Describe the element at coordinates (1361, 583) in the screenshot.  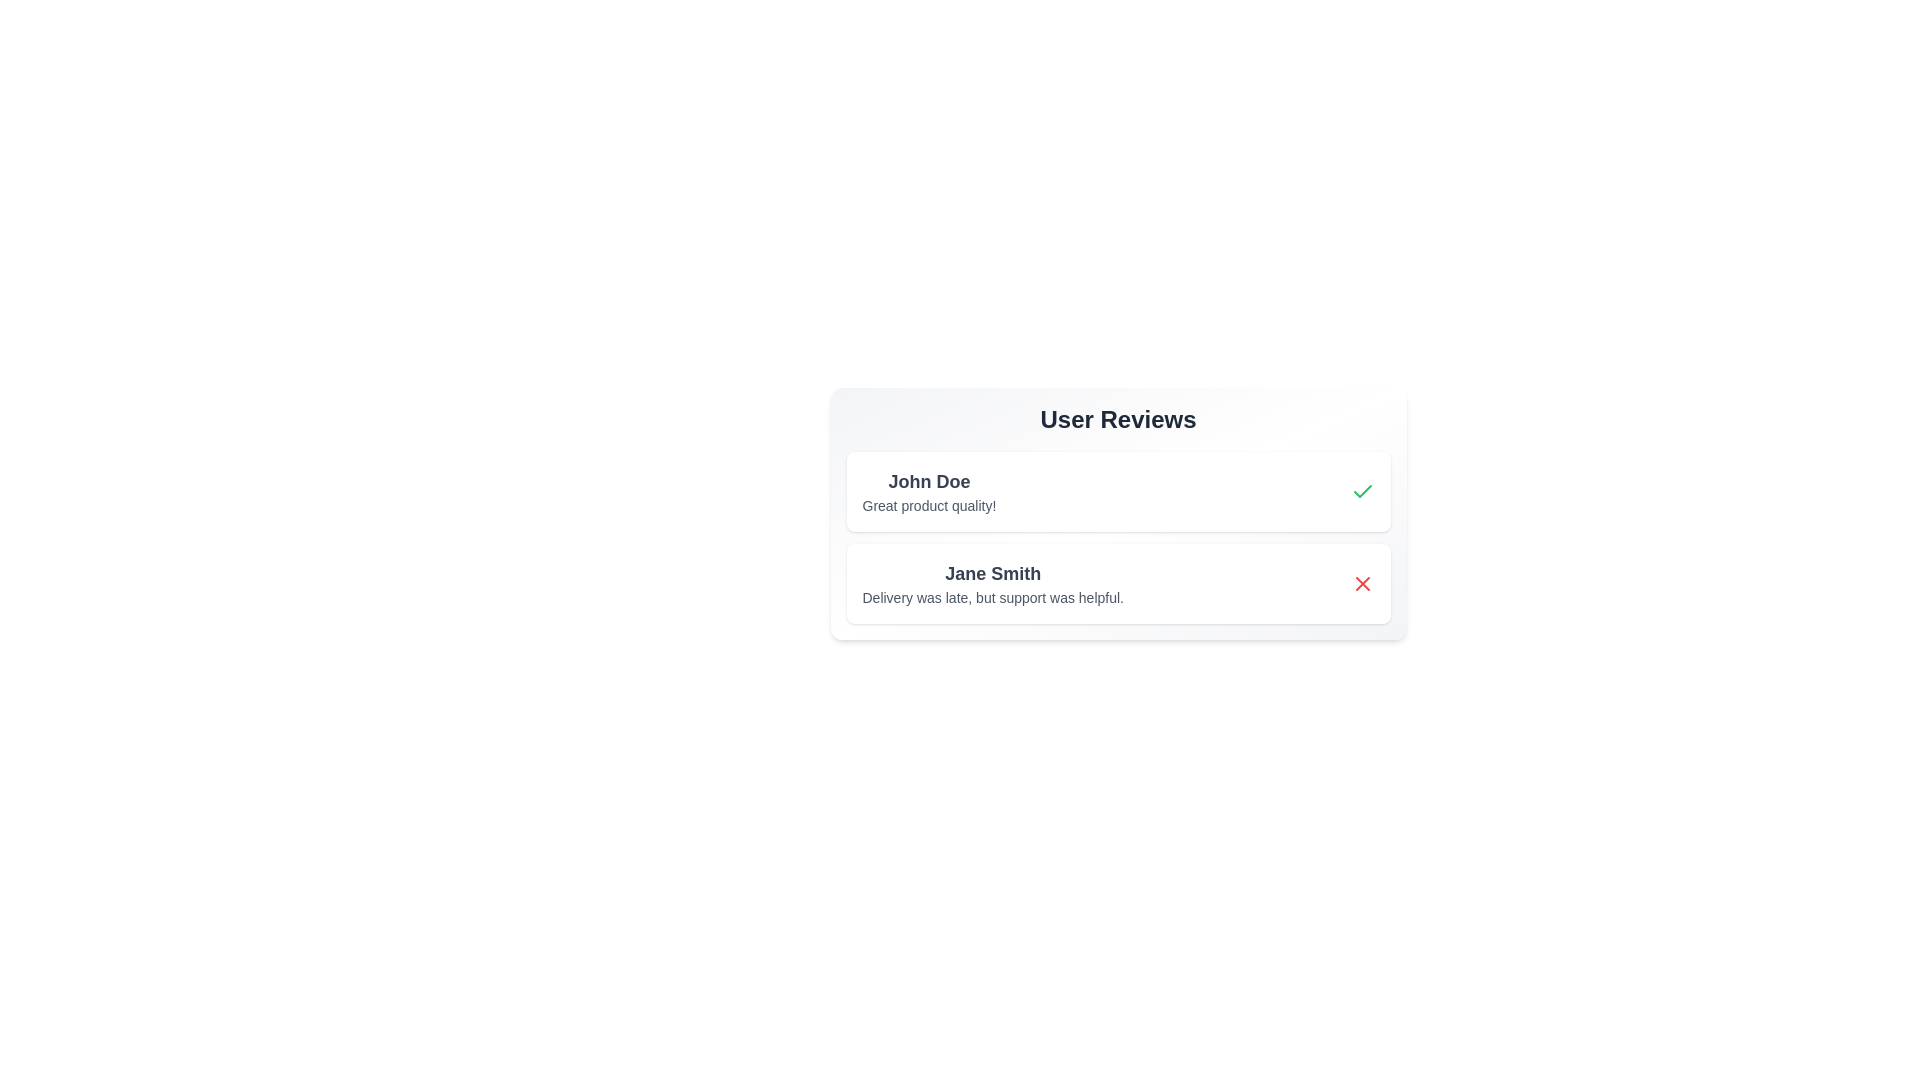
I see `the cross mark icon located at the right end of Jane Smith's review card` at that location.